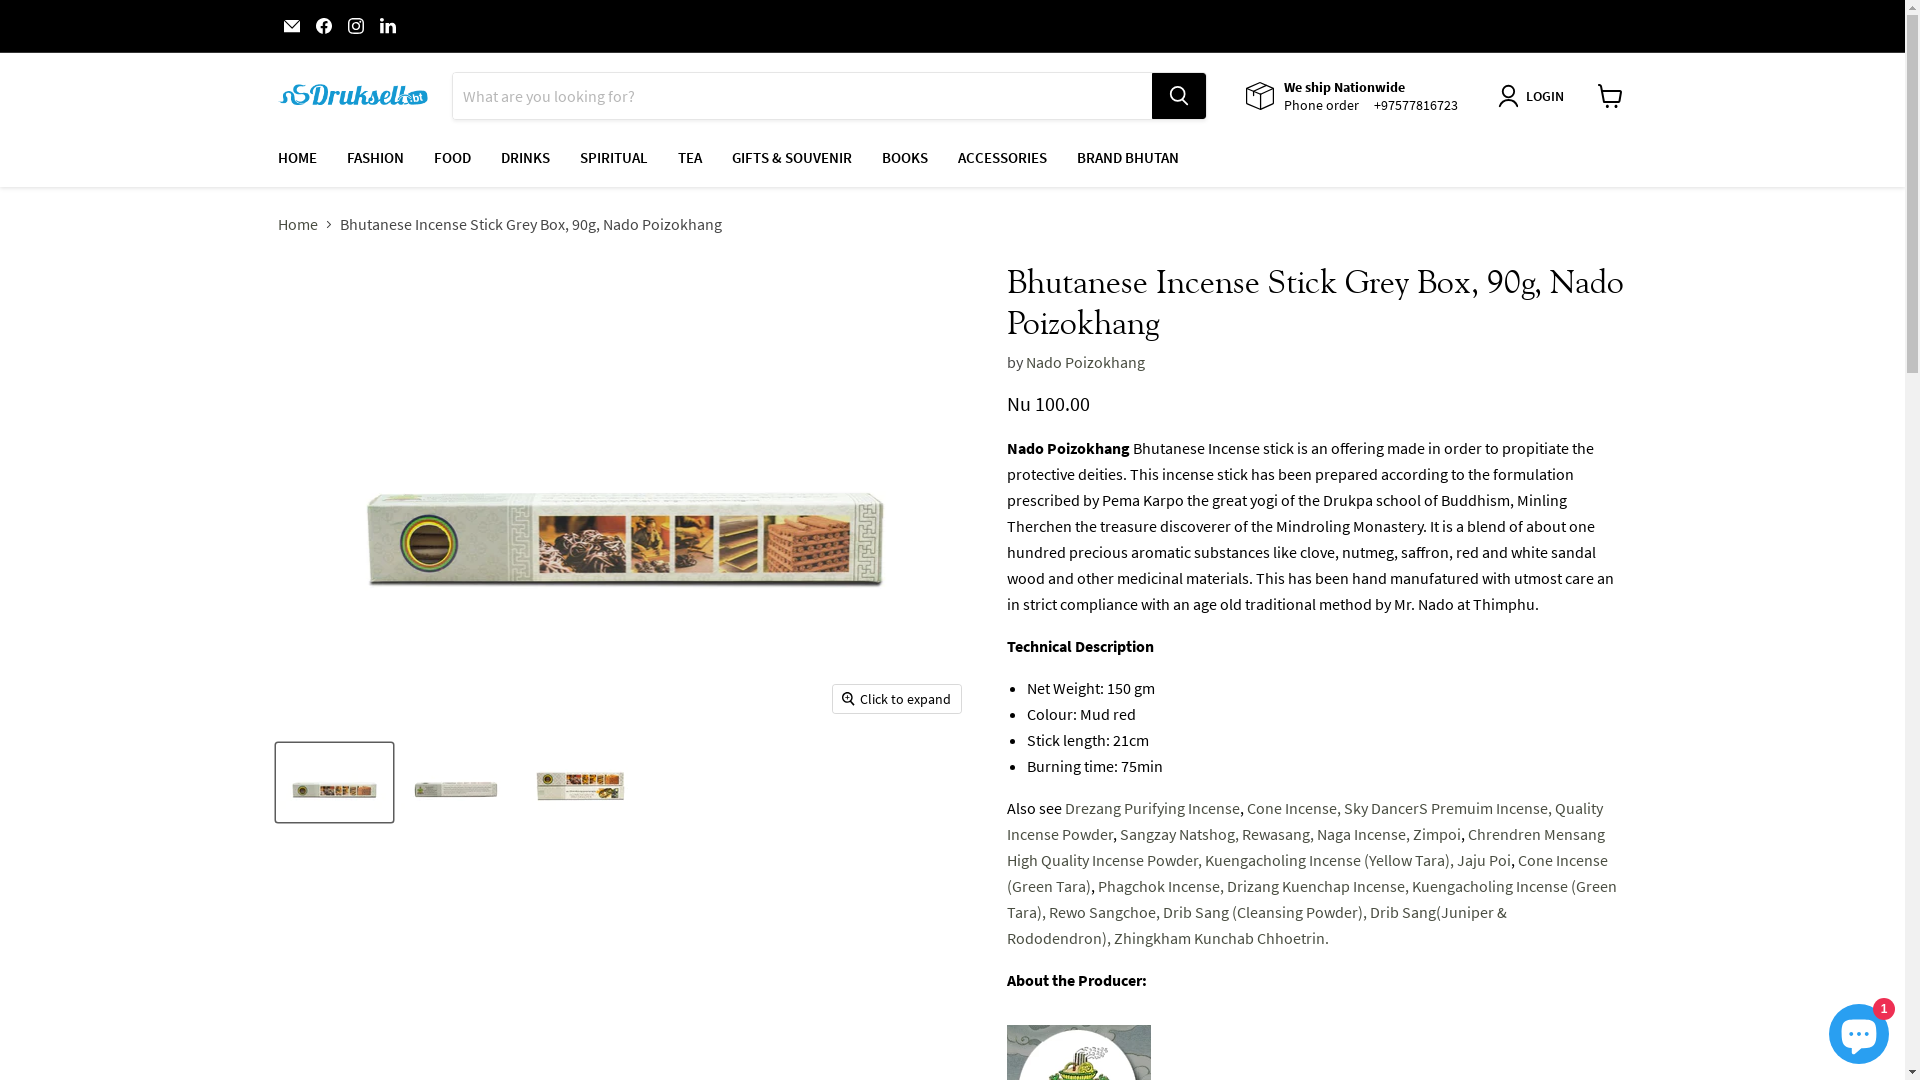 This screenshot has width=1920, height=1080. I want to click on 'Email druksell.bt', so click(291, 26).